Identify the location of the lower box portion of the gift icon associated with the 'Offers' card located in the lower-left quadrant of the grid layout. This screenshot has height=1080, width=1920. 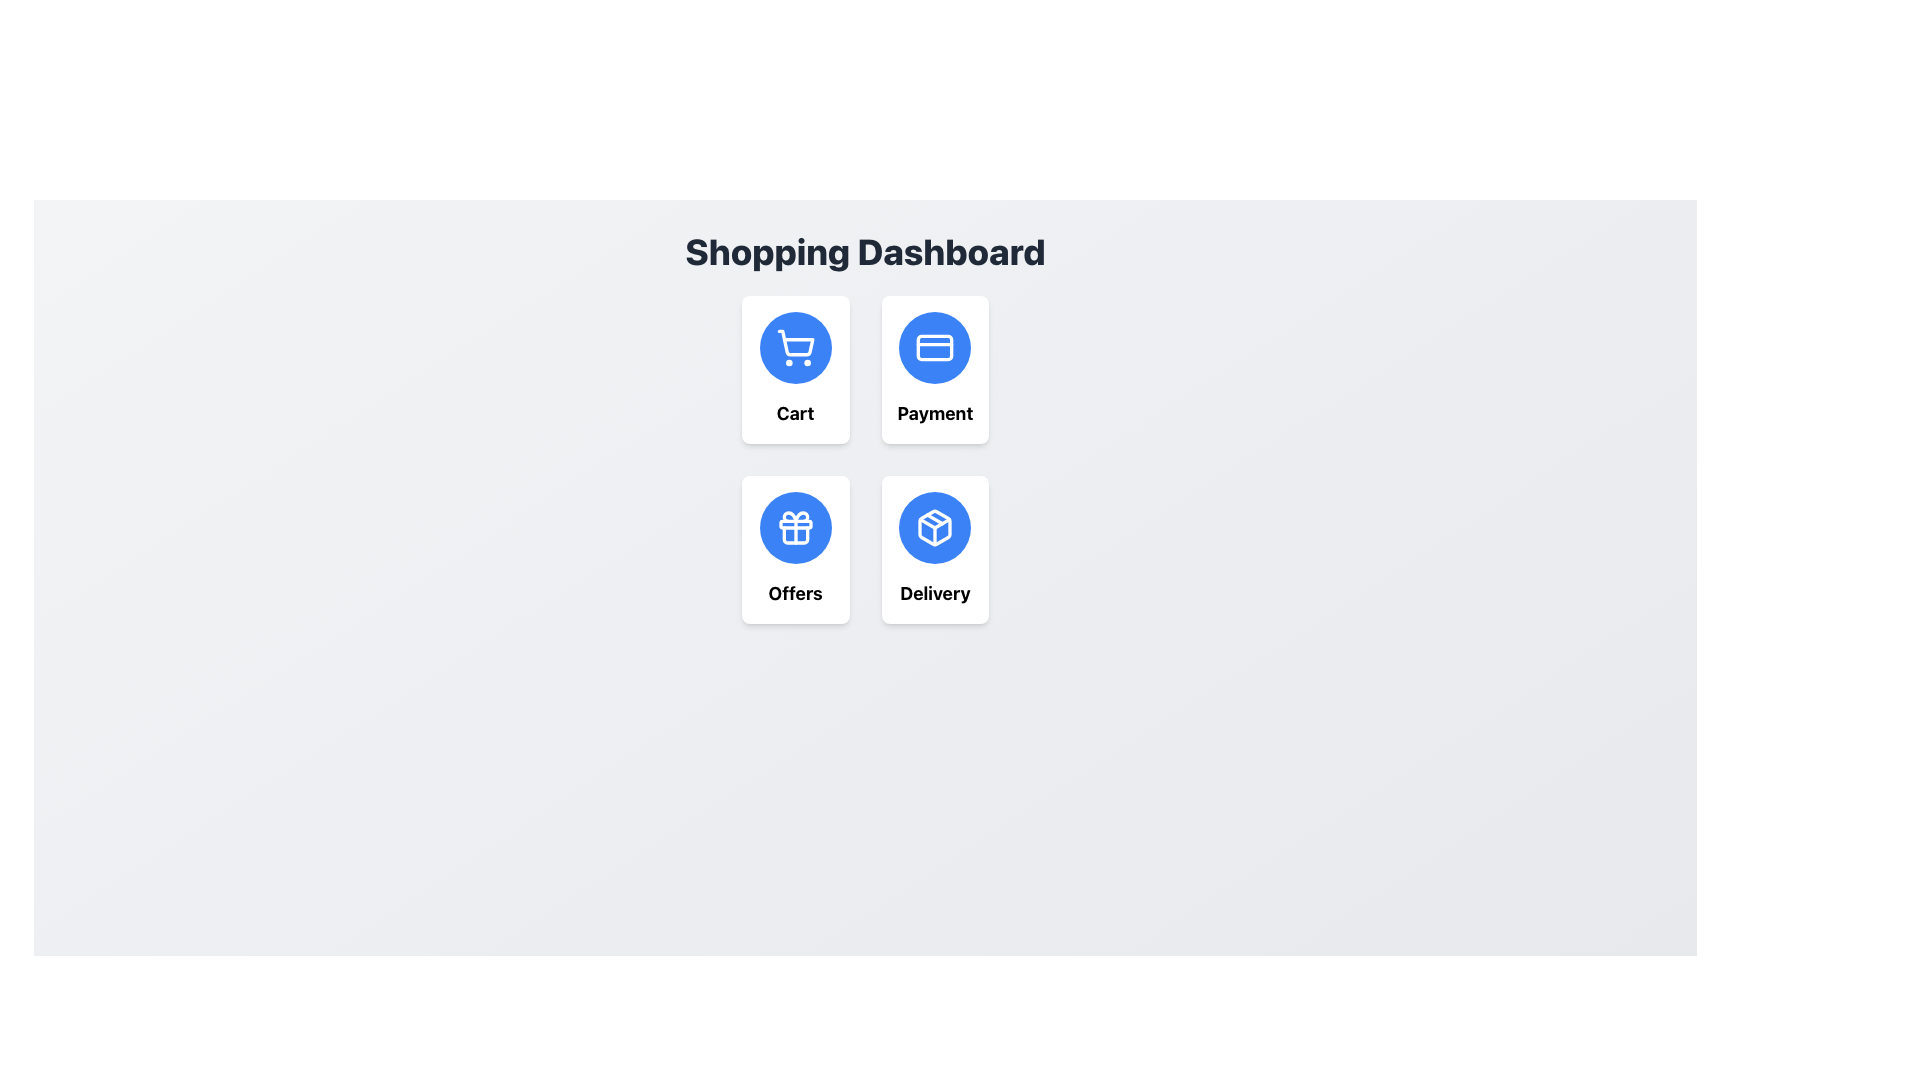
(794, 534).